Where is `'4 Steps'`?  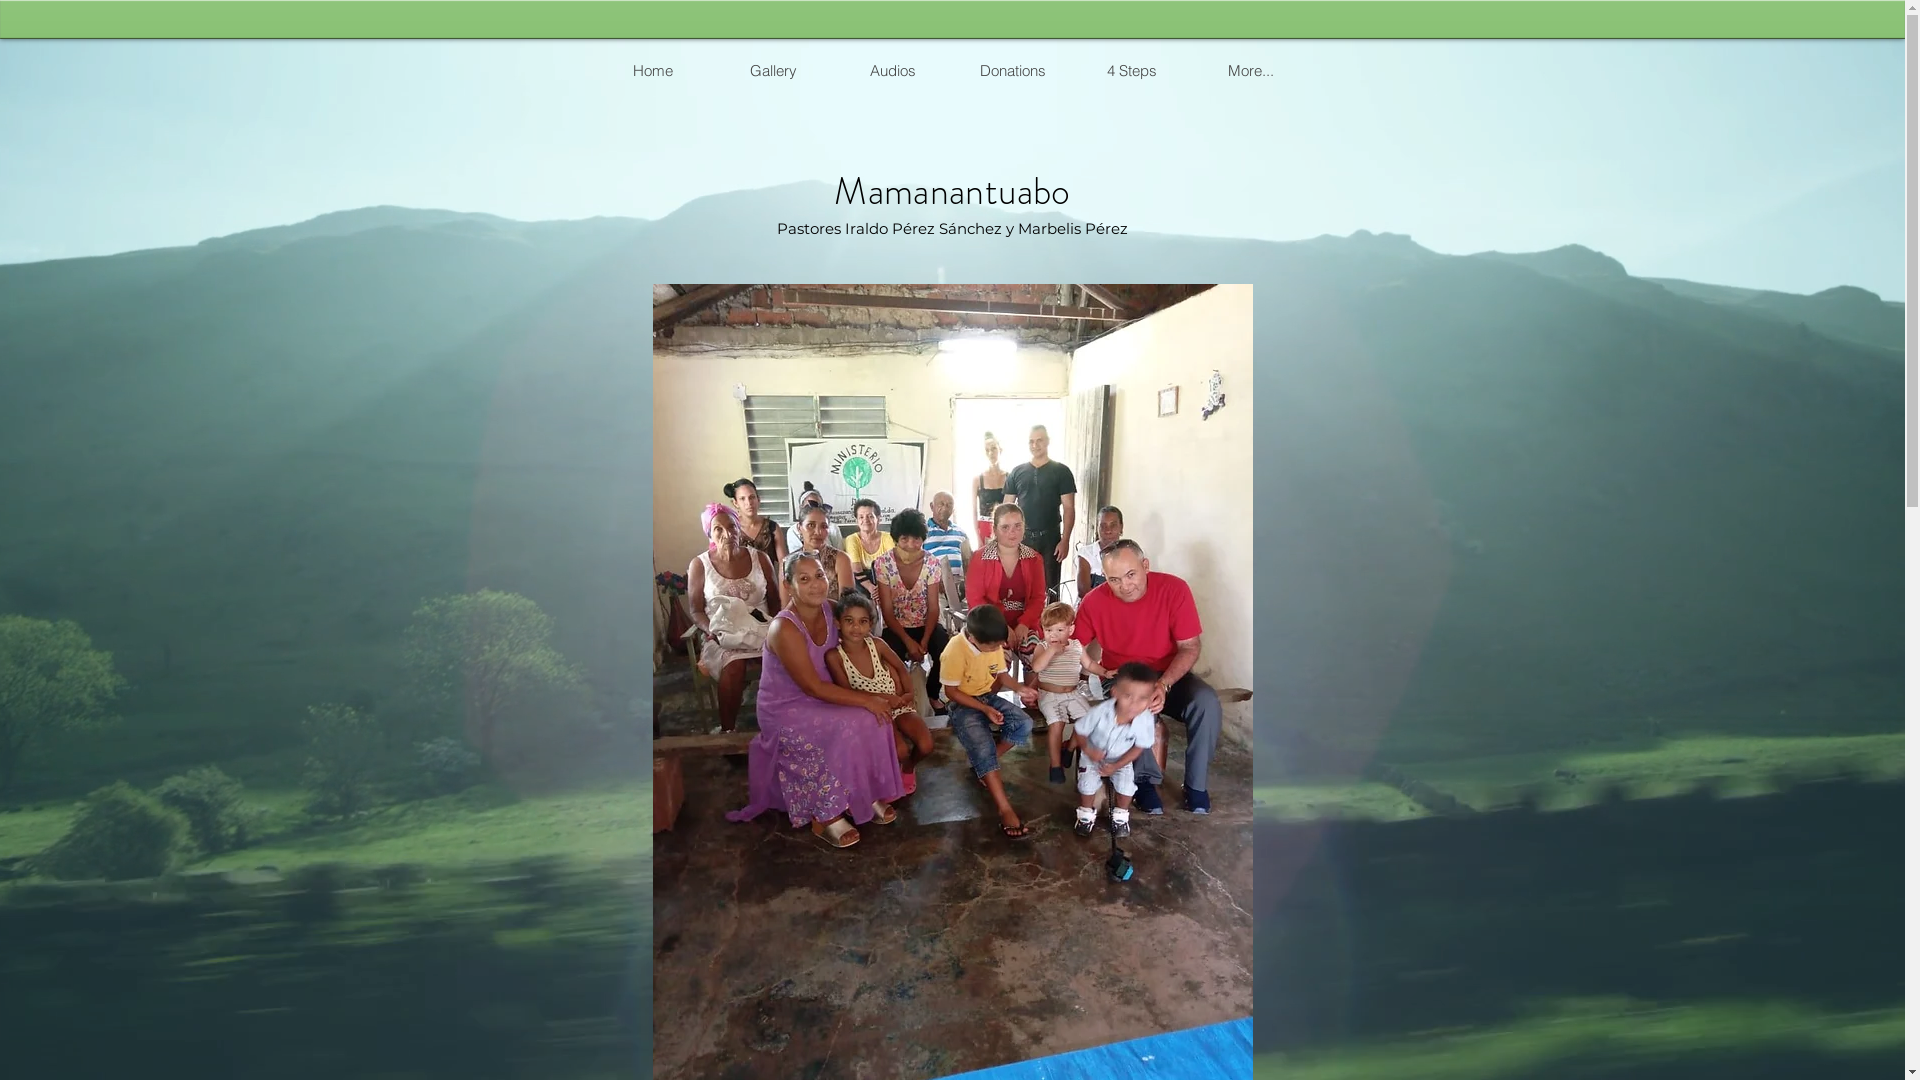
'4 Steps' is located at coordinates (1131, 69).